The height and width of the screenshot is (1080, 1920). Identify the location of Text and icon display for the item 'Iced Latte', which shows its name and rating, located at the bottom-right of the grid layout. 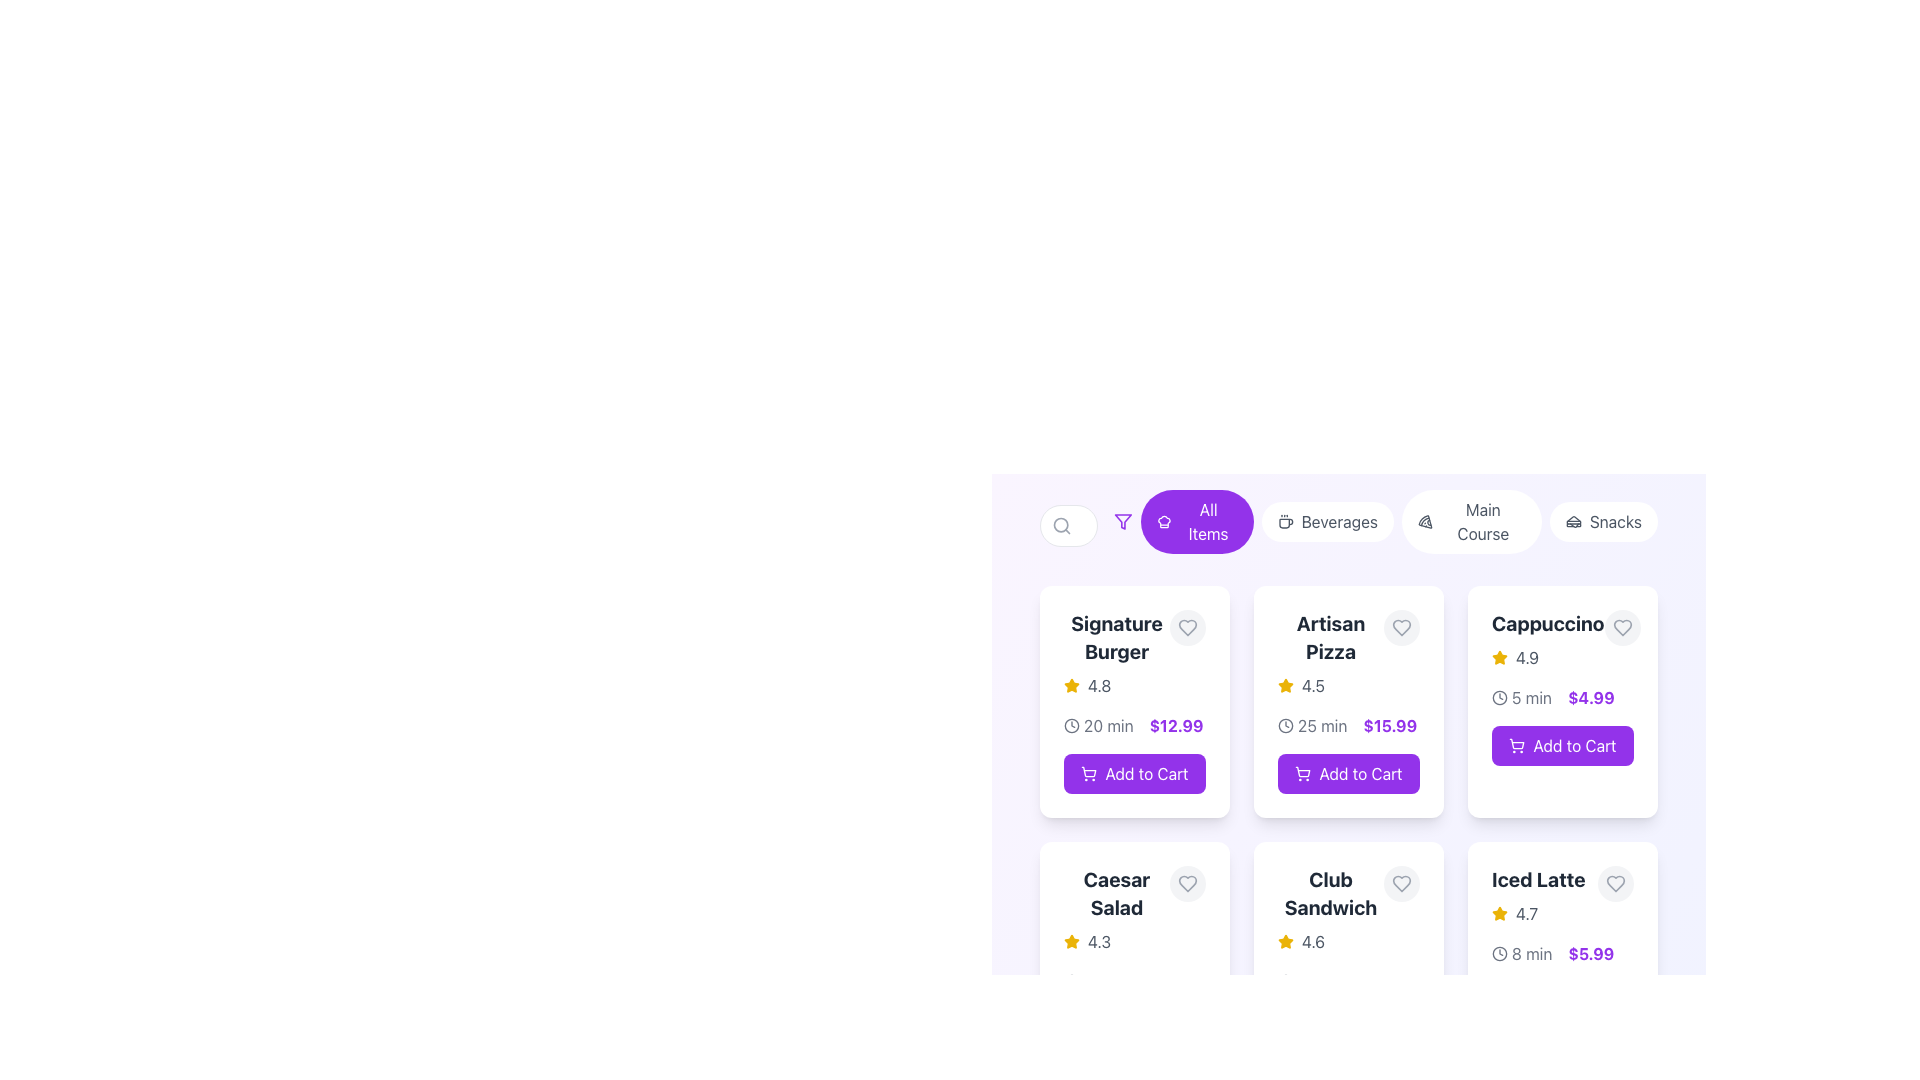
(1537, 894).